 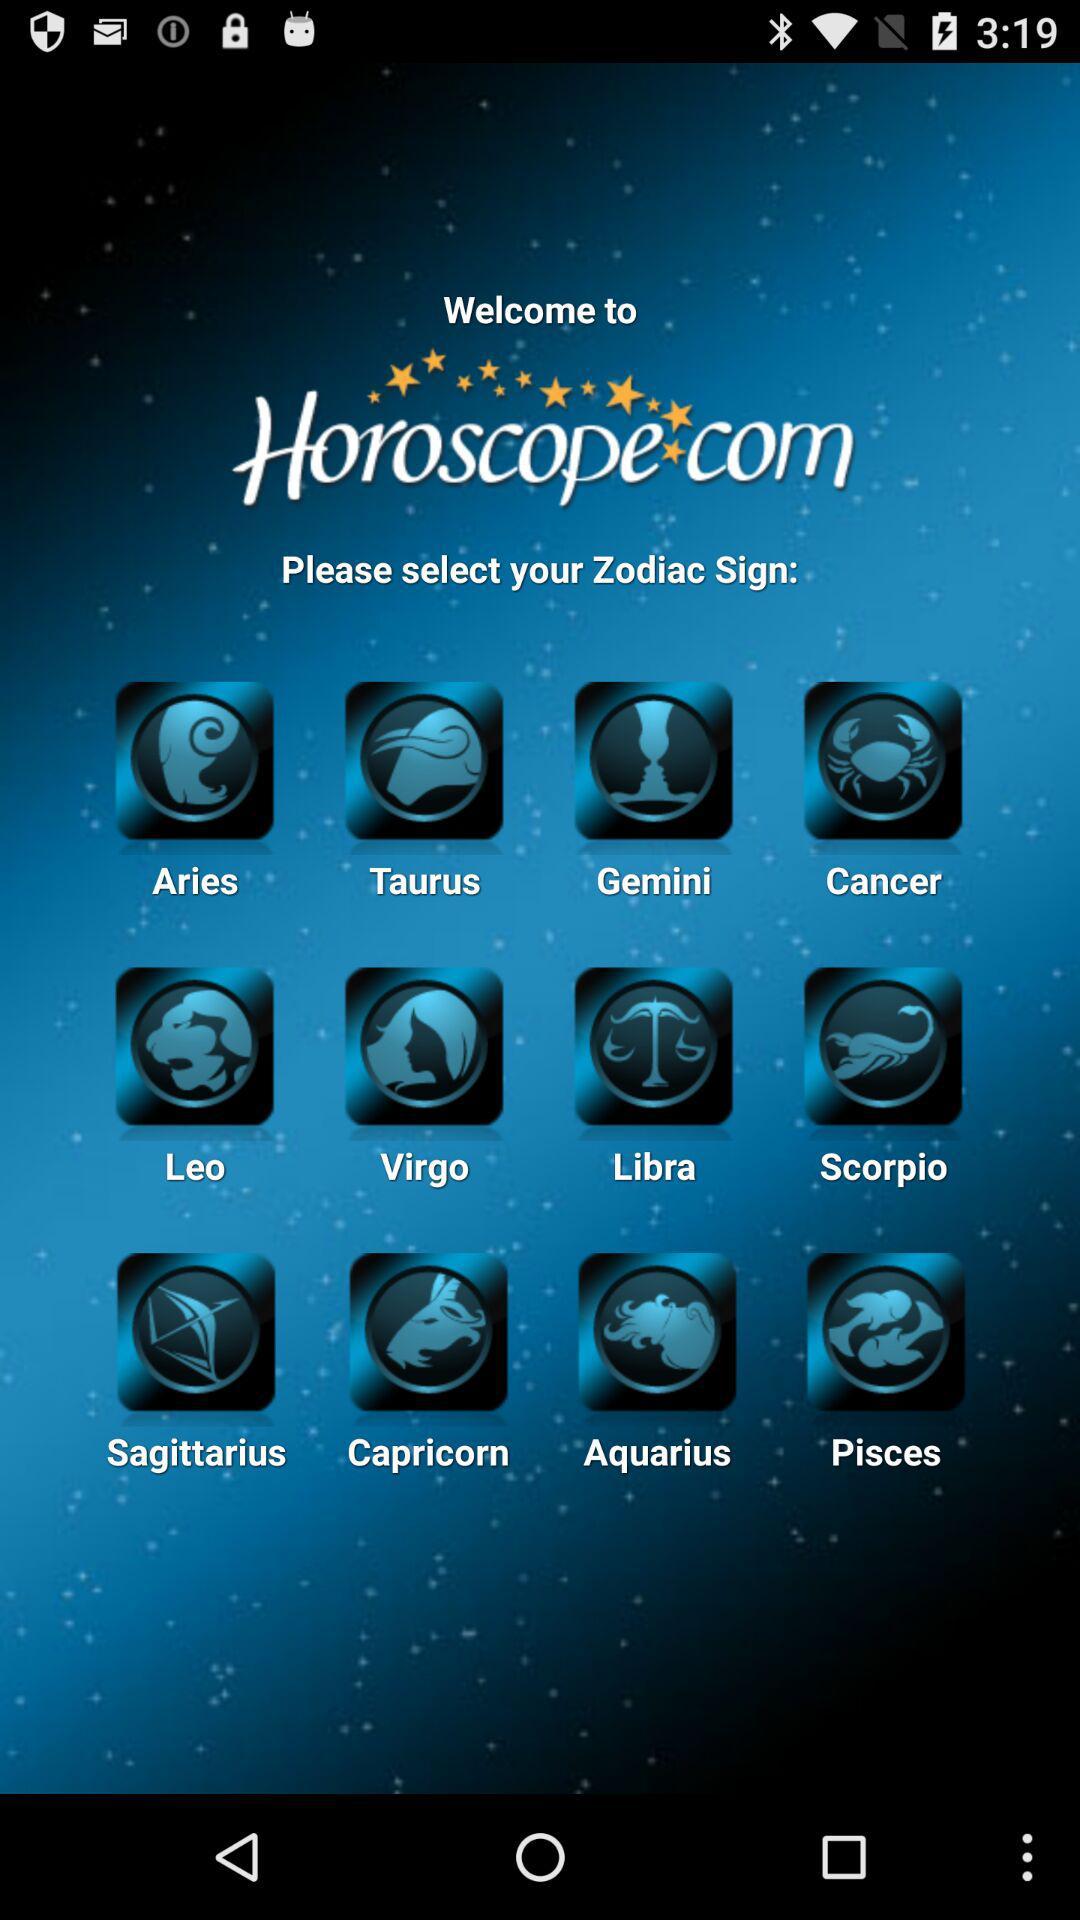 What do you see at coordinates (882, 1042) in the screenshot?
I see `scorpio` at bounding box center [882, 1042].